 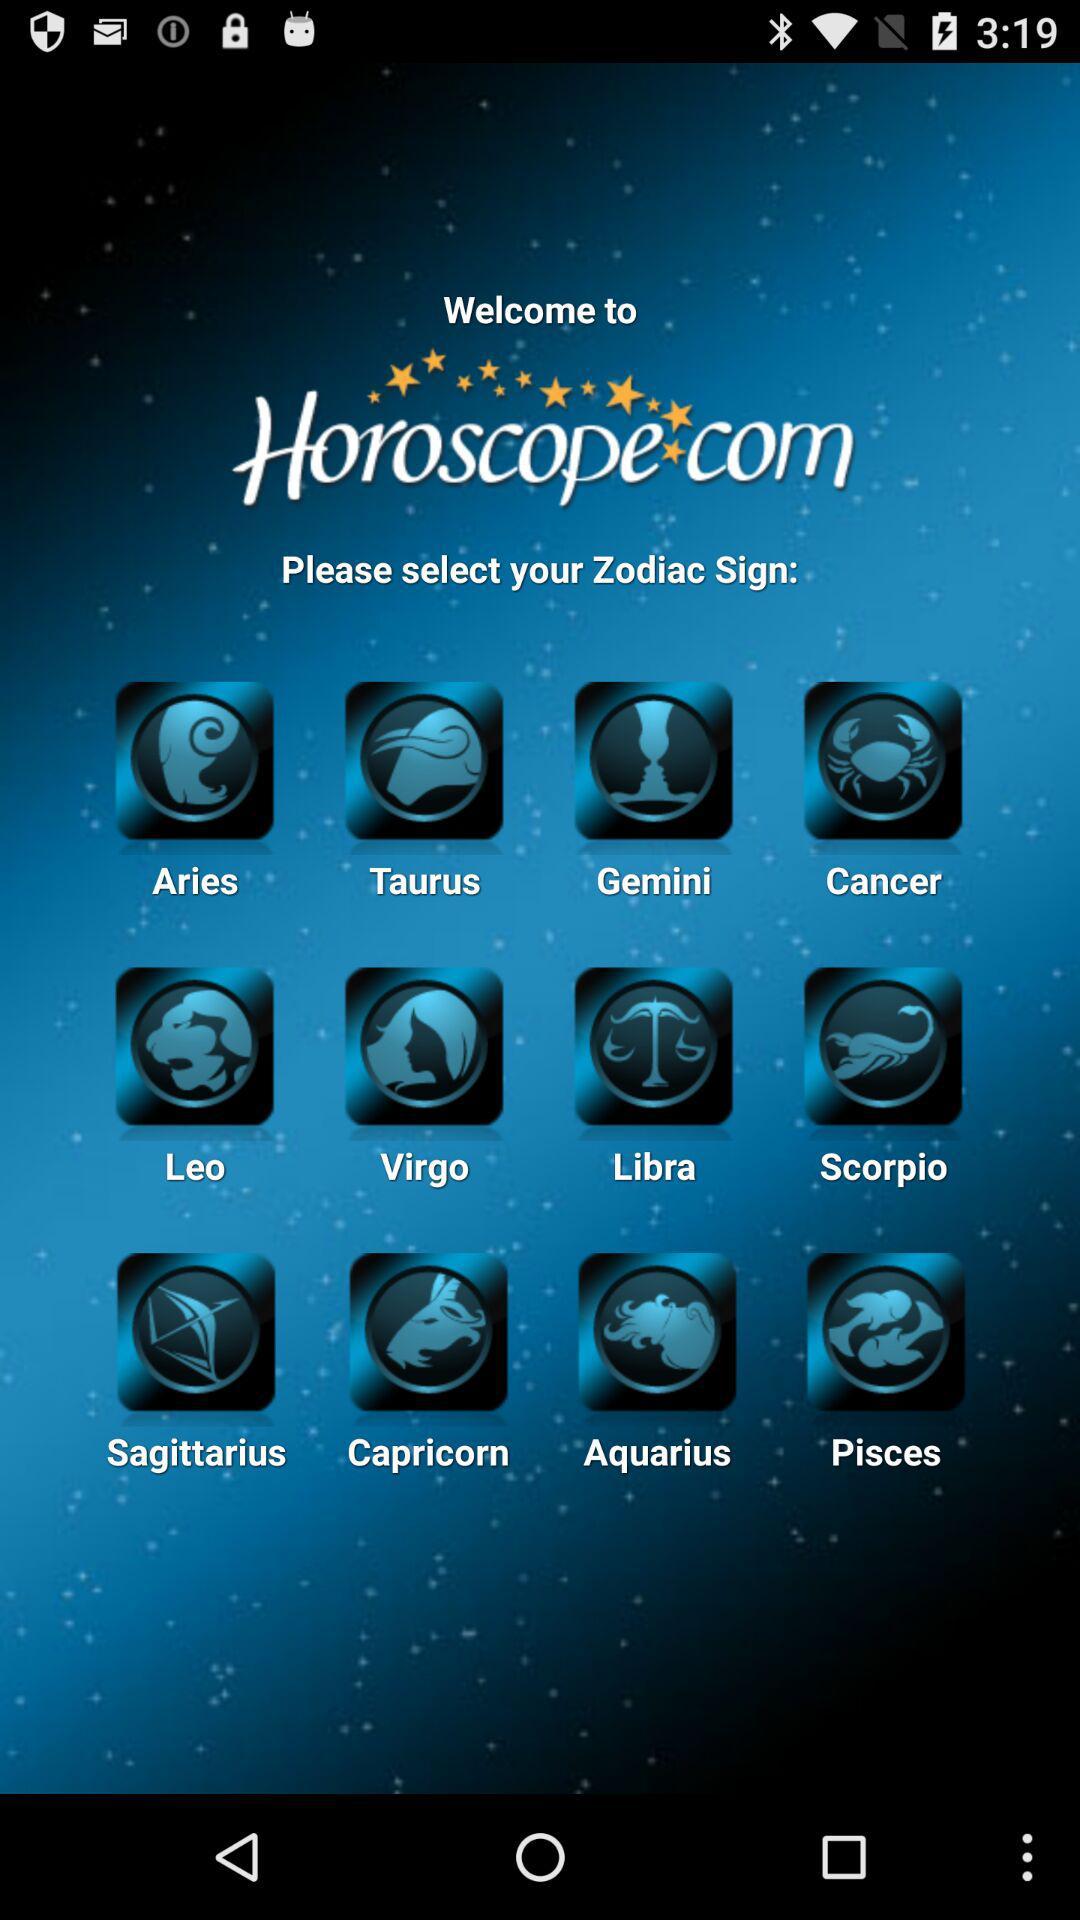 What do you see at coordinates (882, 1042) in the screenshot?
I see `scorpio` at bounding box center [882, 1042].